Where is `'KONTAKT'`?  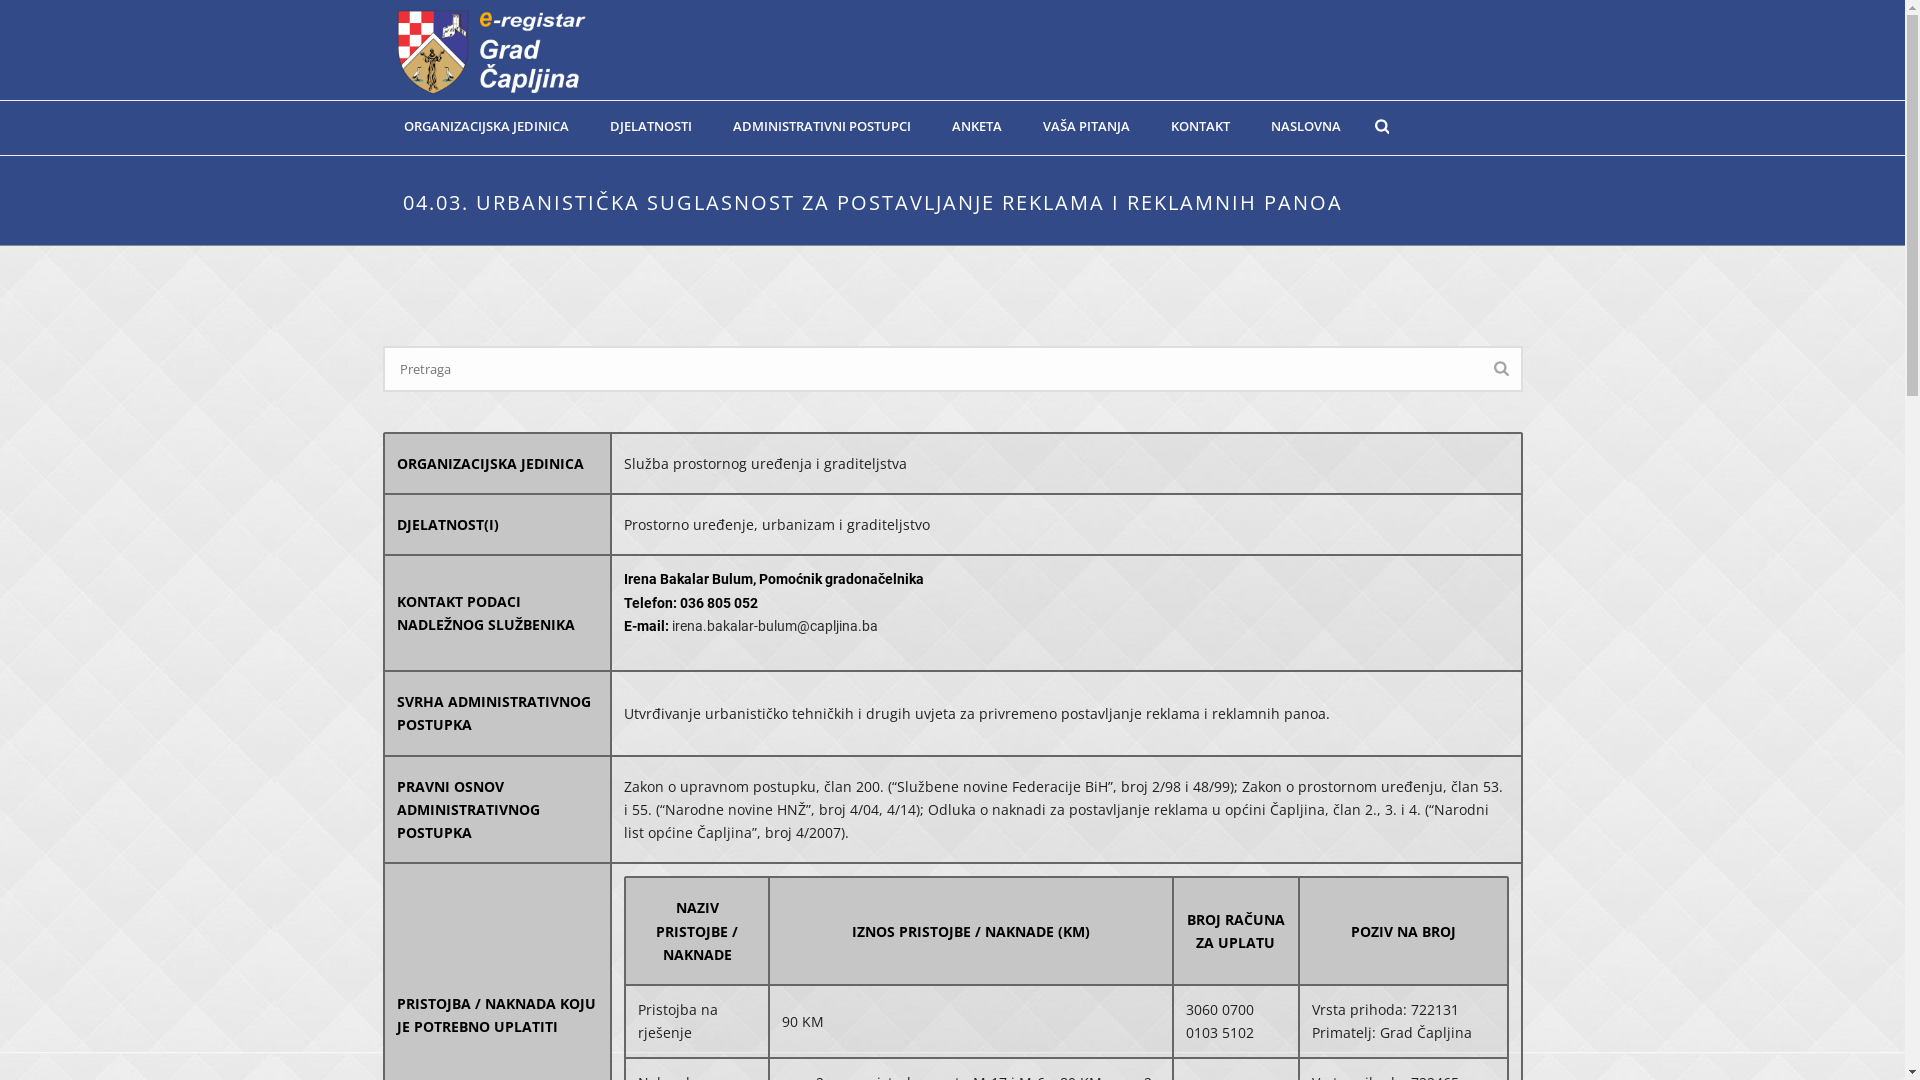 'KONTAKT' is located at coordinates (1199, 126).